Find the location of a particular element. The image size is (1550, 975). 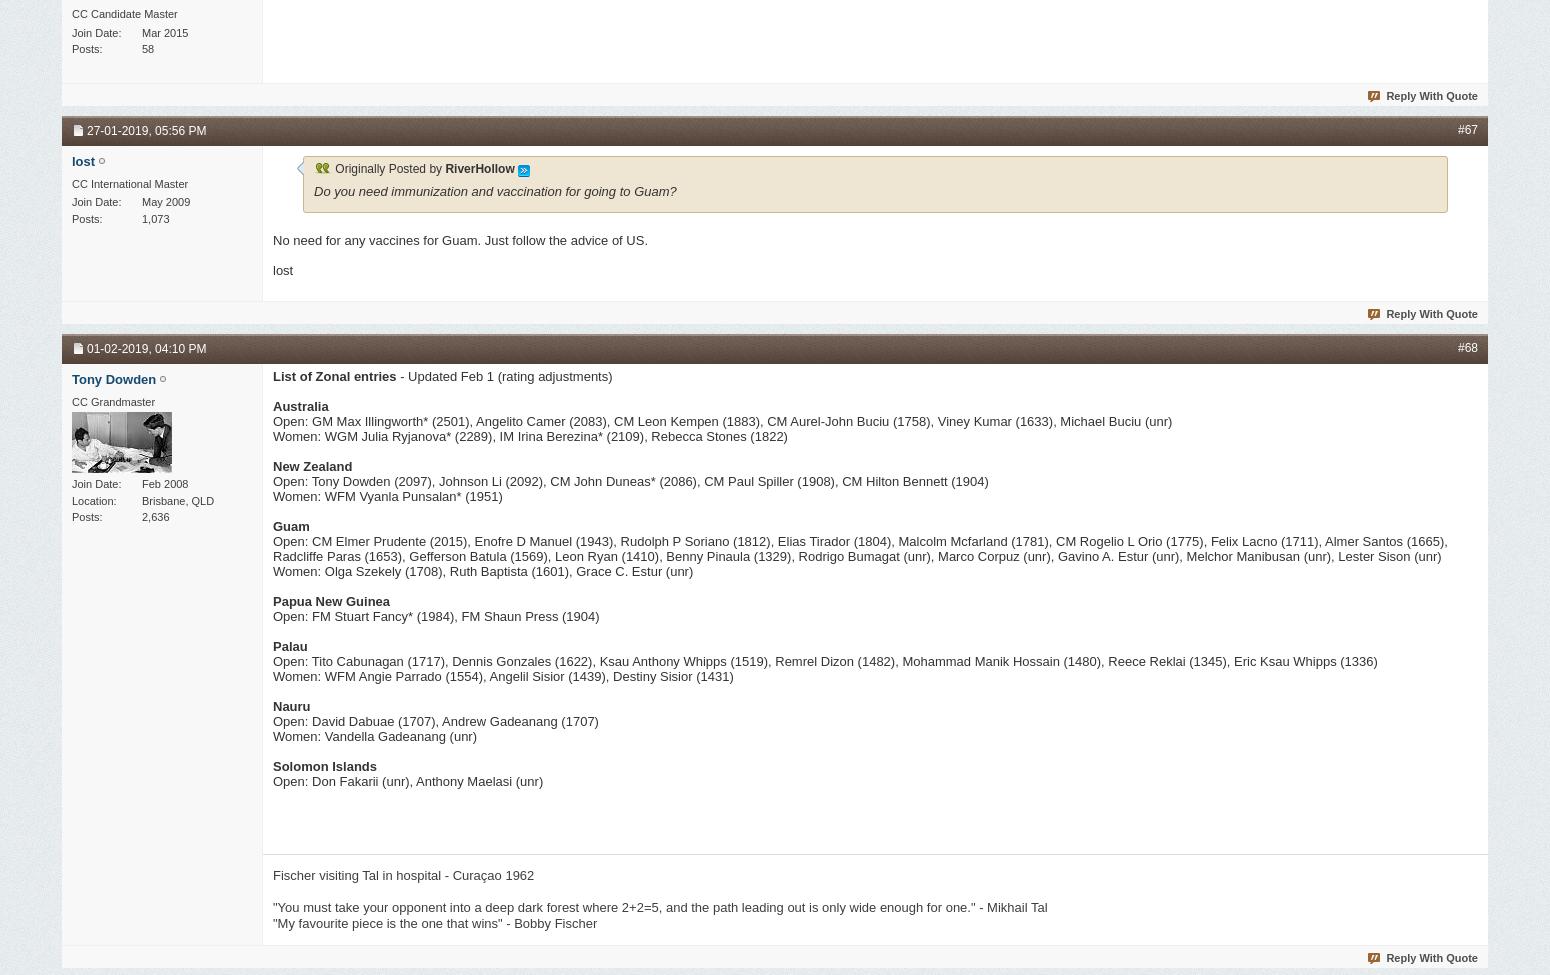

'CC Candidate Master' is located at coordinates (124, 14).